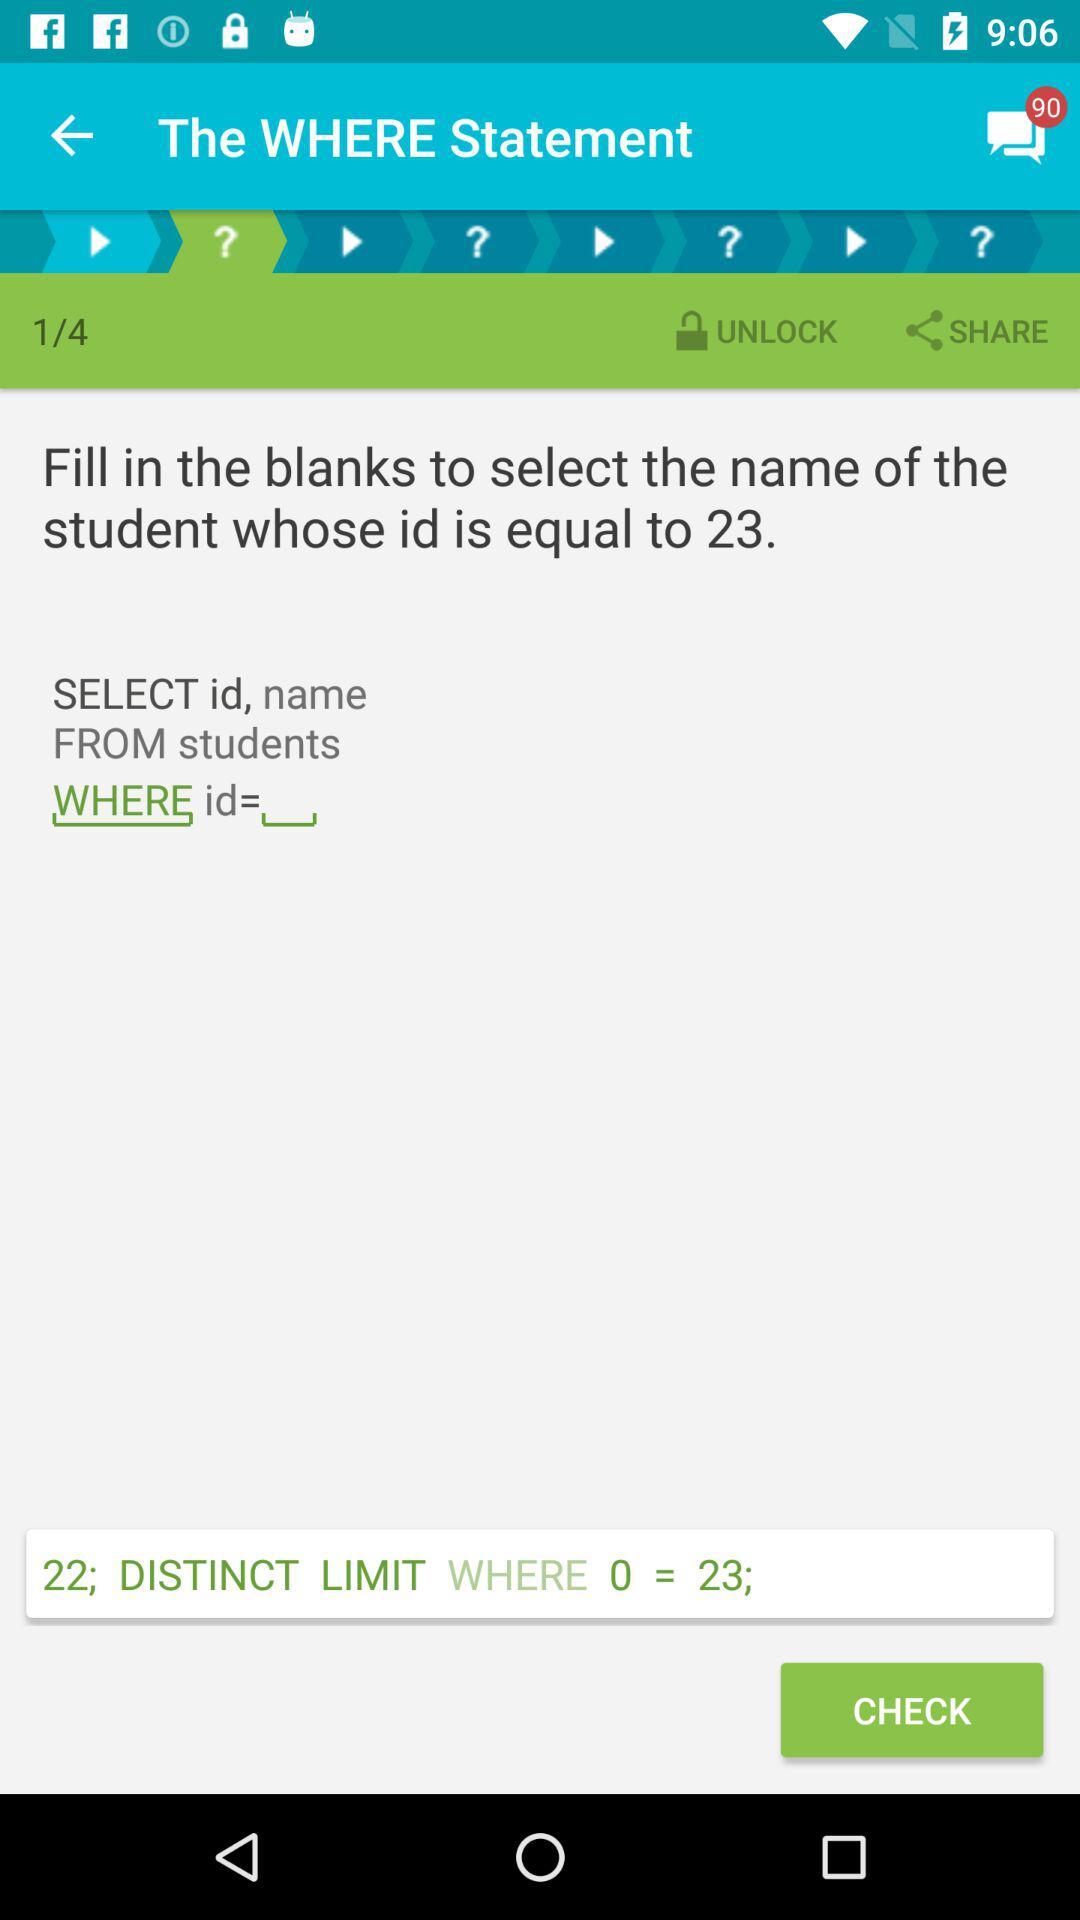  What do you see at coordinates (601, 240) in the screenshot?
I see `jumps to the next question` at bounding box center [601, 240].